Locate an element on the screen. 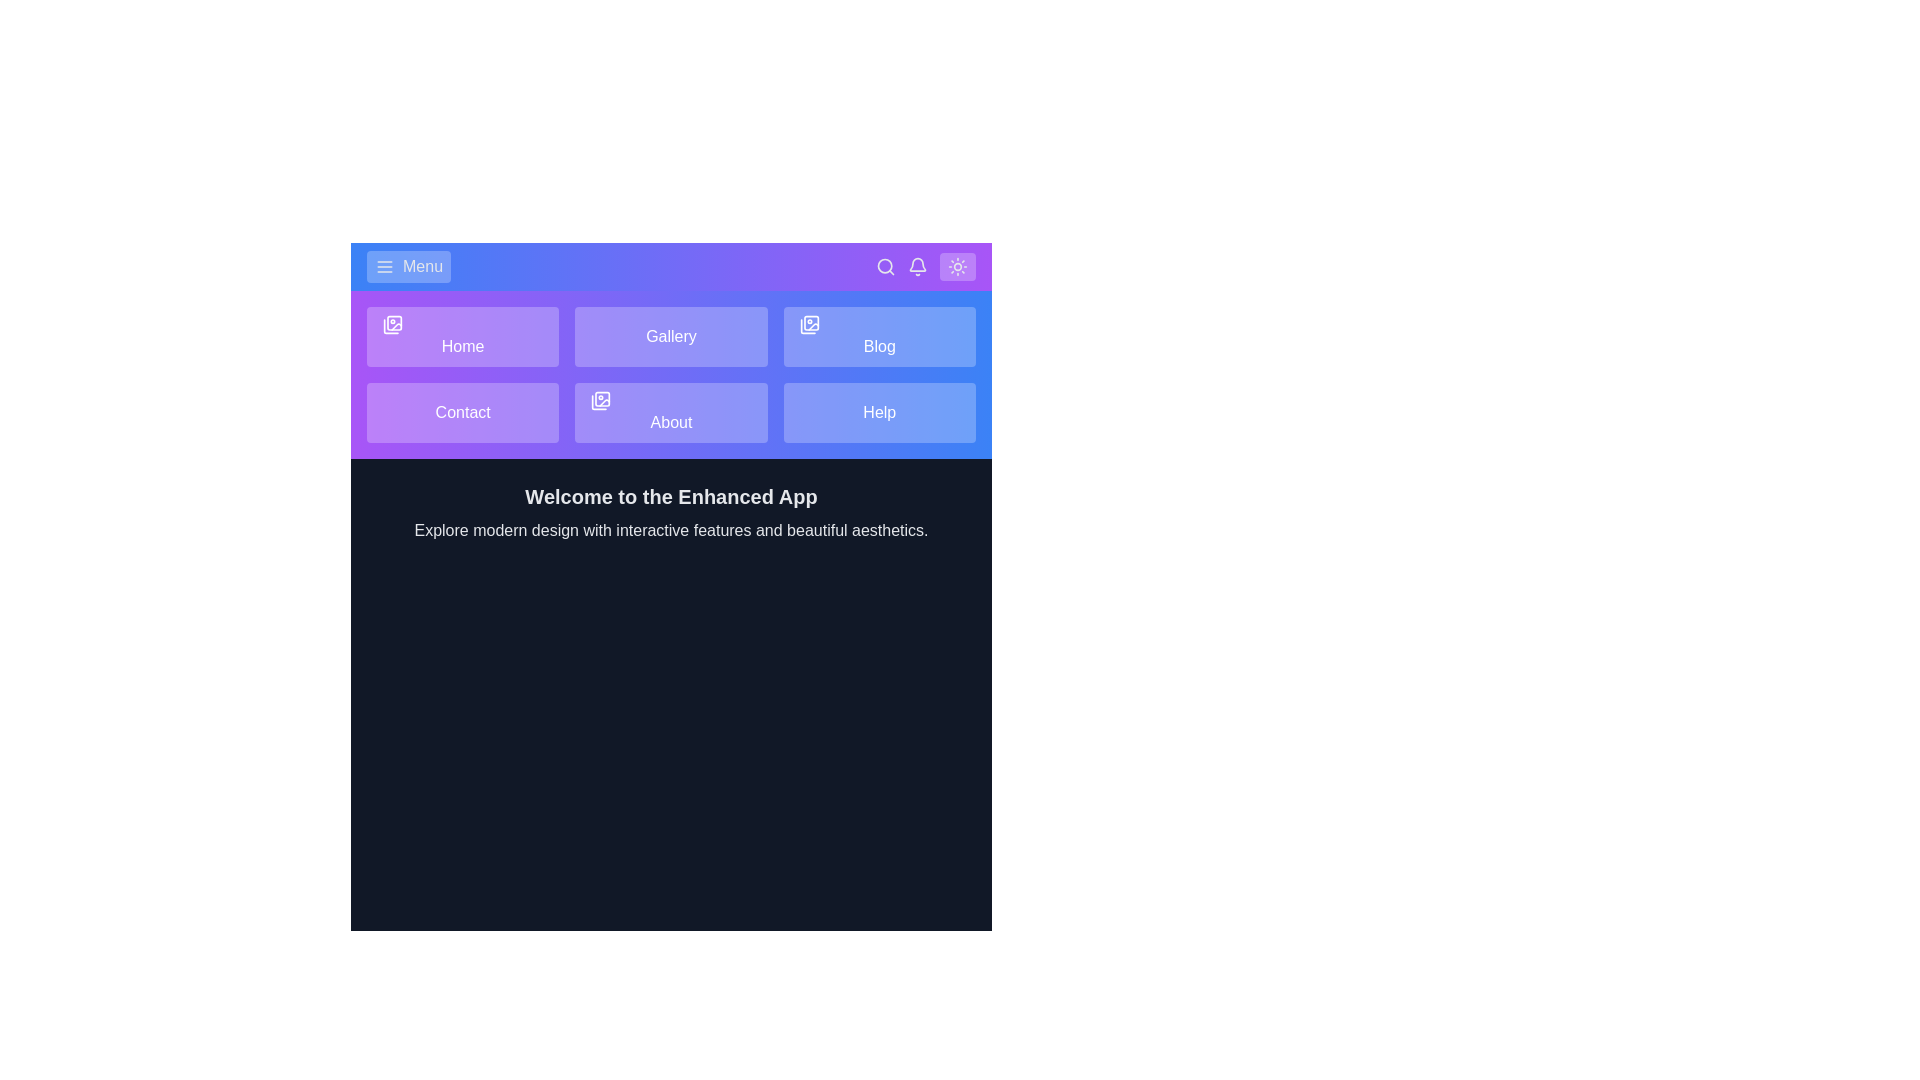  the search icon in the EnhancedAppBar is located at coordinates (885, 265).